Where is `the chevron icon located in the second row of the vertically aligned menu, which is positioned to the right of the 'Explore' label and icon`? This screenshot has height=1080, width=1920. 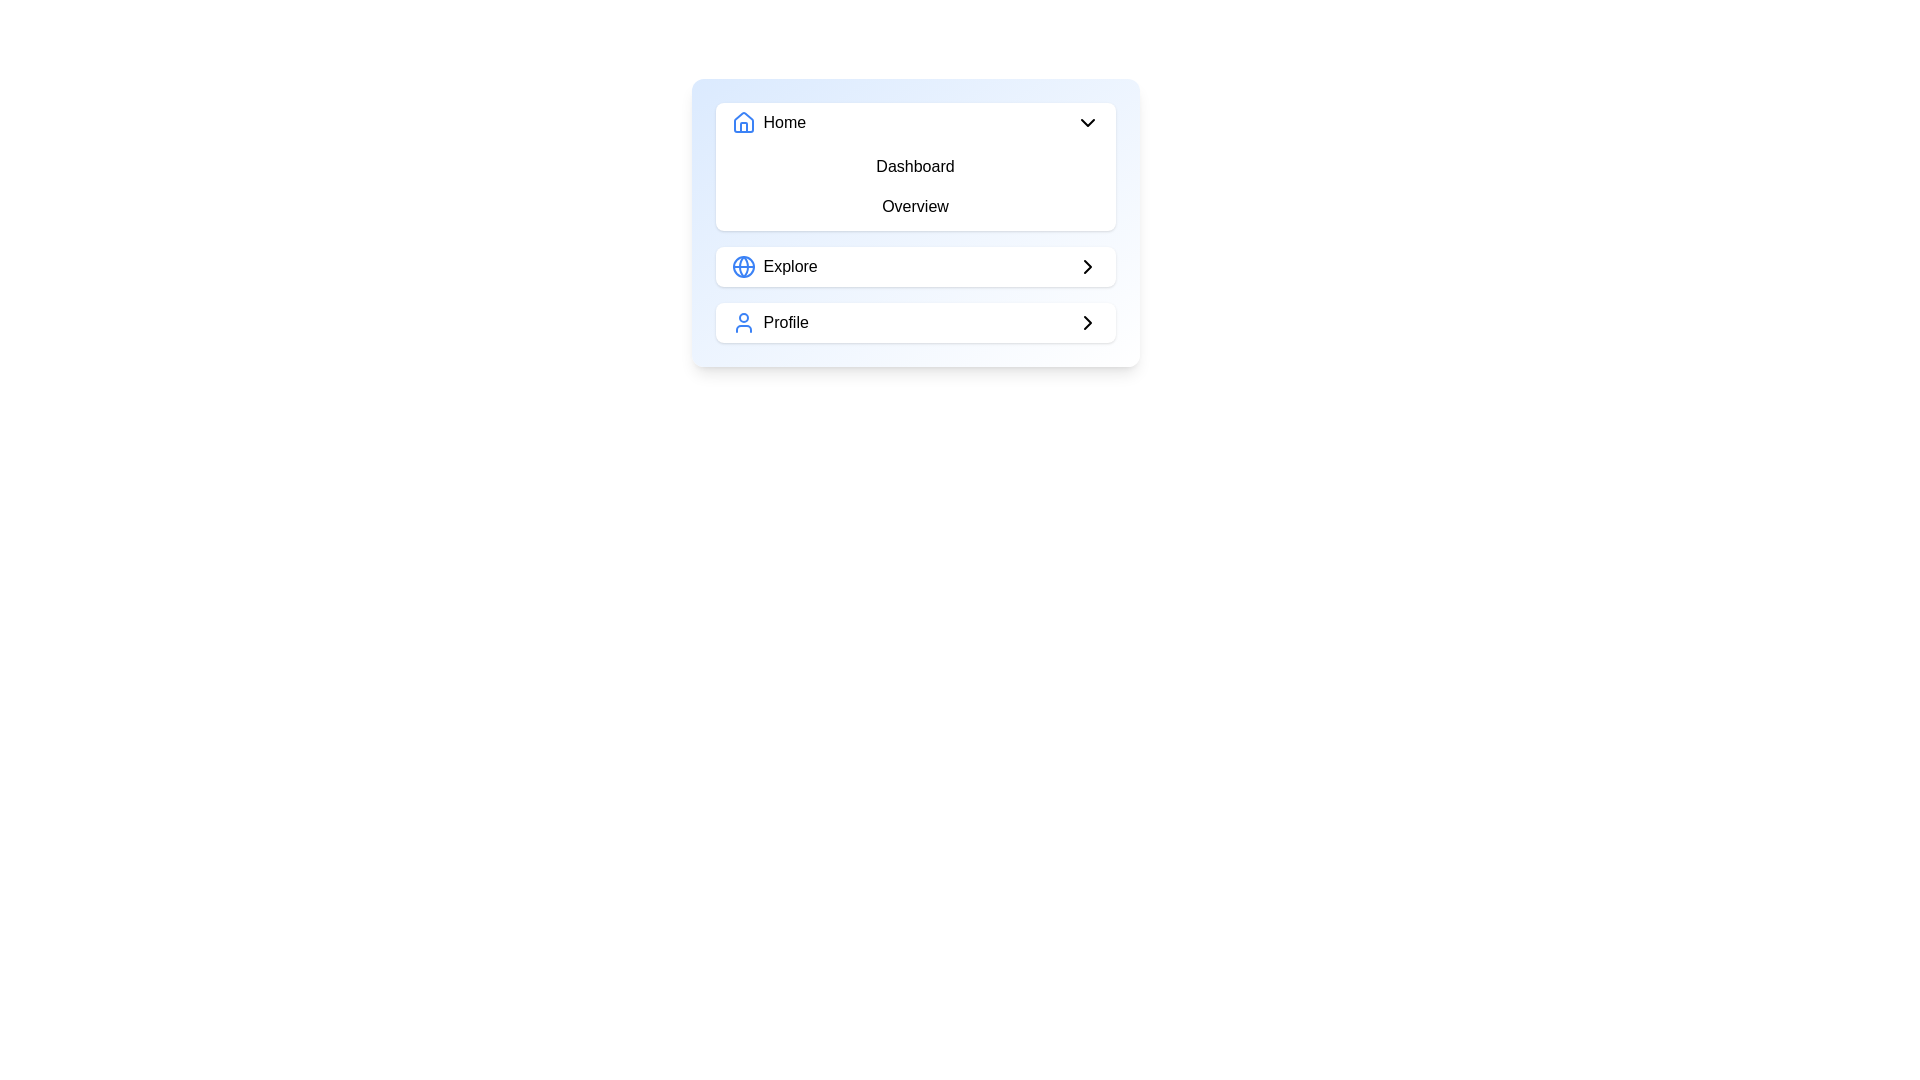 the chevron icon located in the second row of the vertically aligned menu, which is positioned to the right of the 'Explore' label and icon is located at coordinates (1086, 322).